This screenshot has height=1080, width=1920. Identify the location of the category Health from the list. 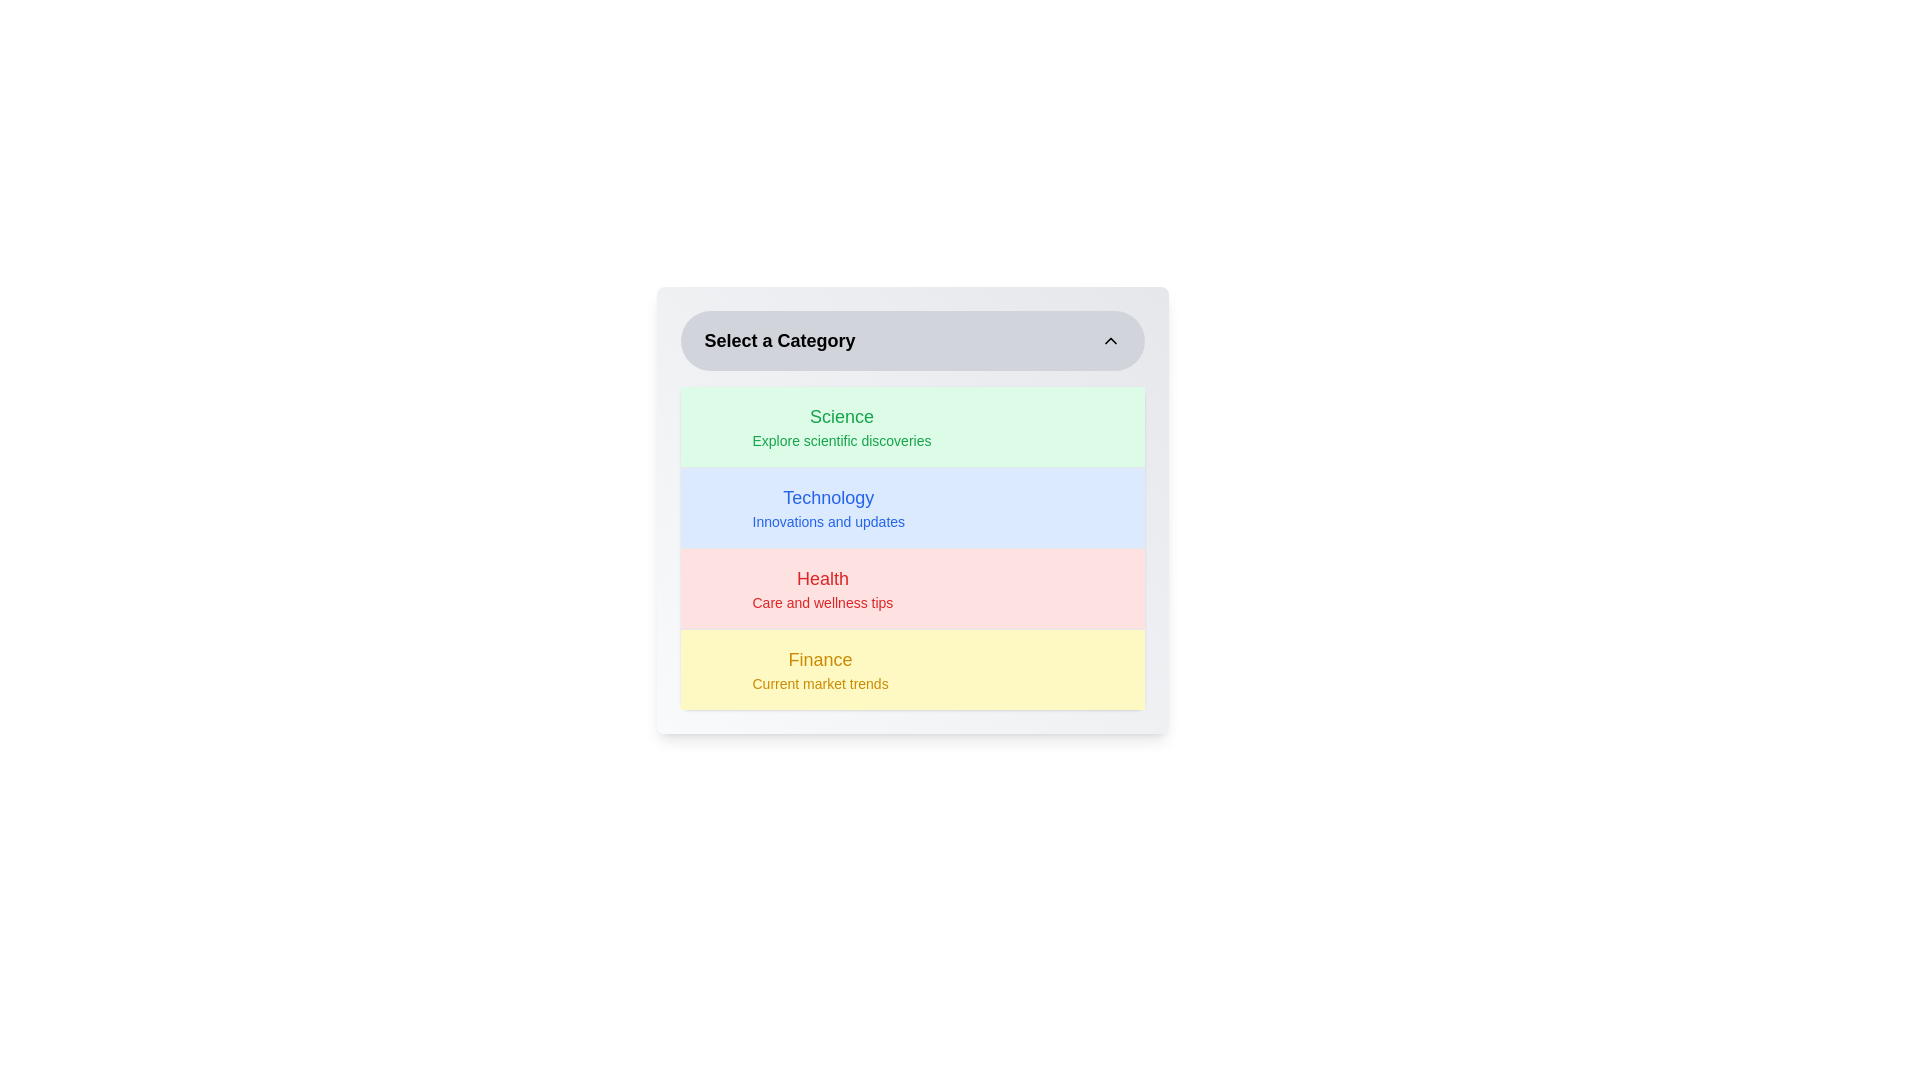
(911, 587).